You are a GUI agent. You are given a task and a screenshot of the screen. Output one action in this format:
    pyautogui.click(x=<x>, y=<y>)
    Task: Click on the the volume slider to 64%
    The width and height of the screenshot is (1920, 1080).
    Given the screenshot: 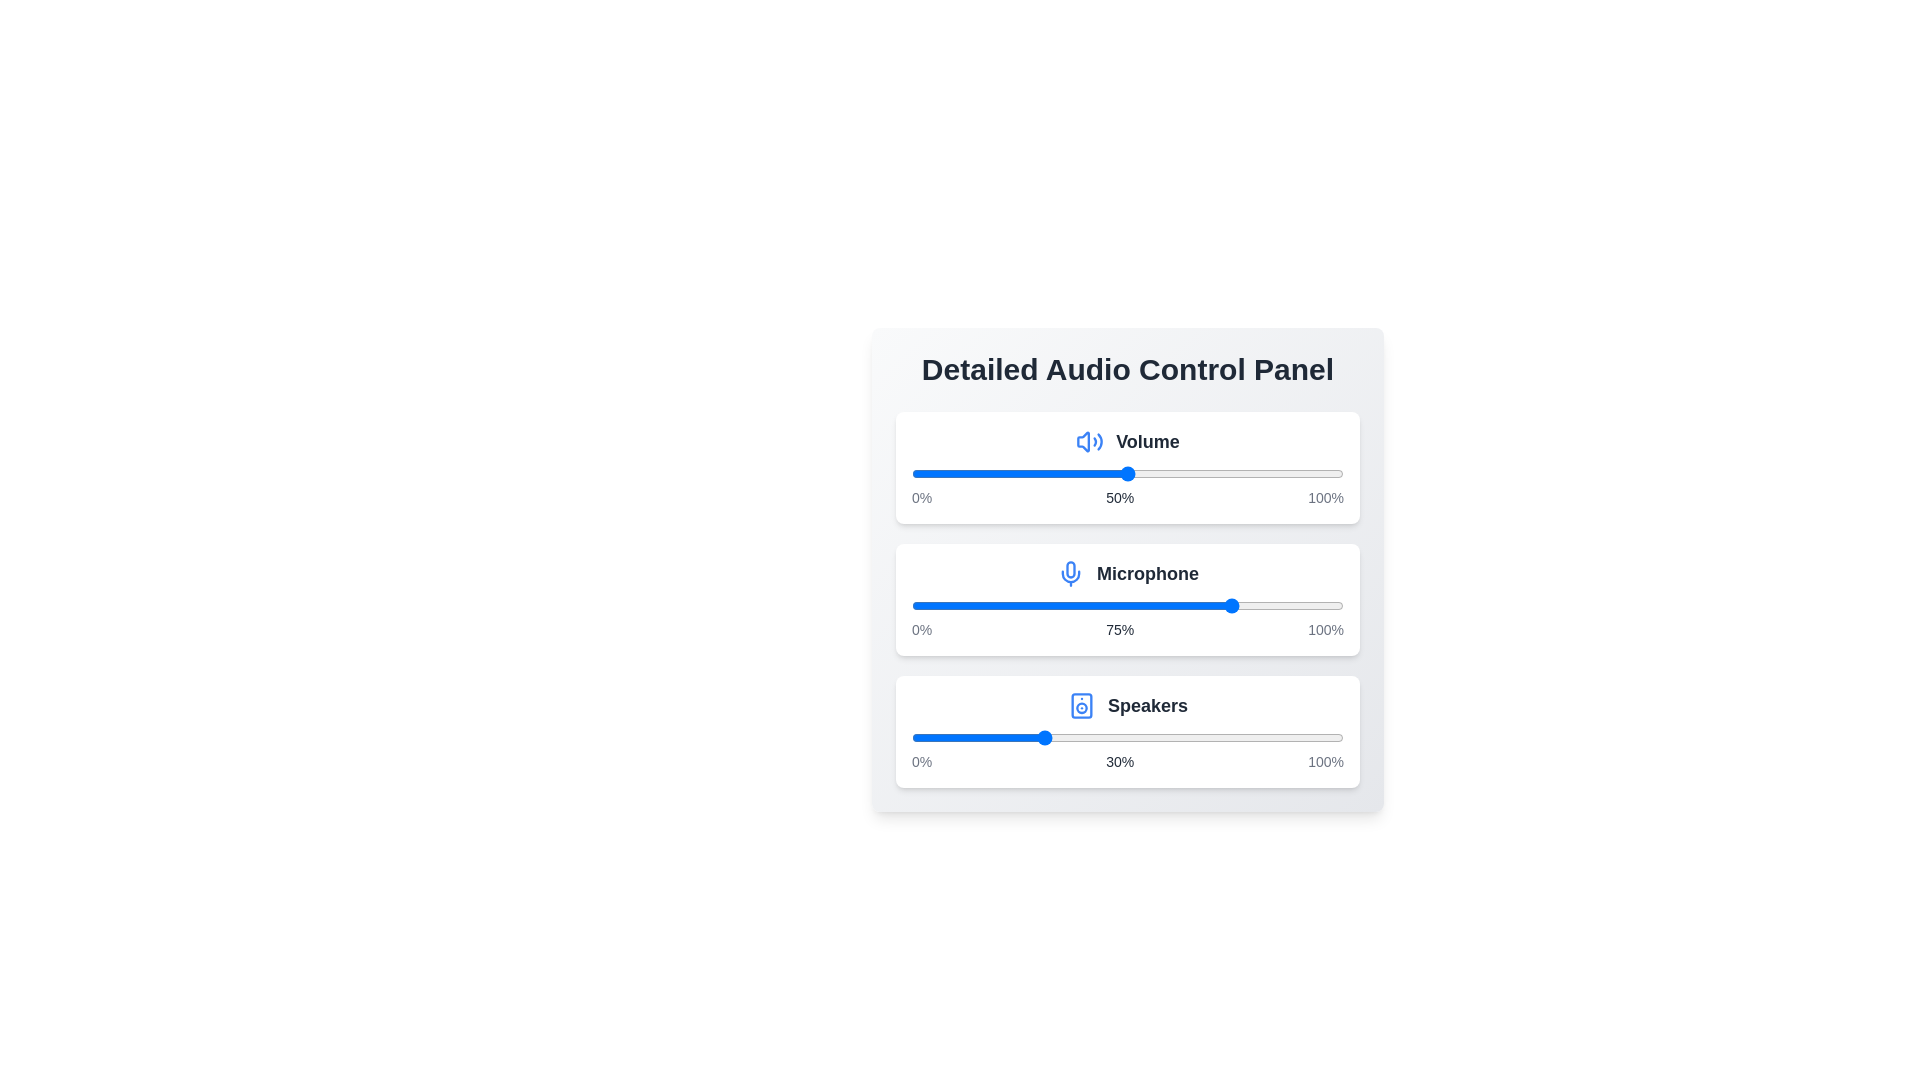 What is the action you would take?
    pyautogui.click(x=1188, y=474)
    